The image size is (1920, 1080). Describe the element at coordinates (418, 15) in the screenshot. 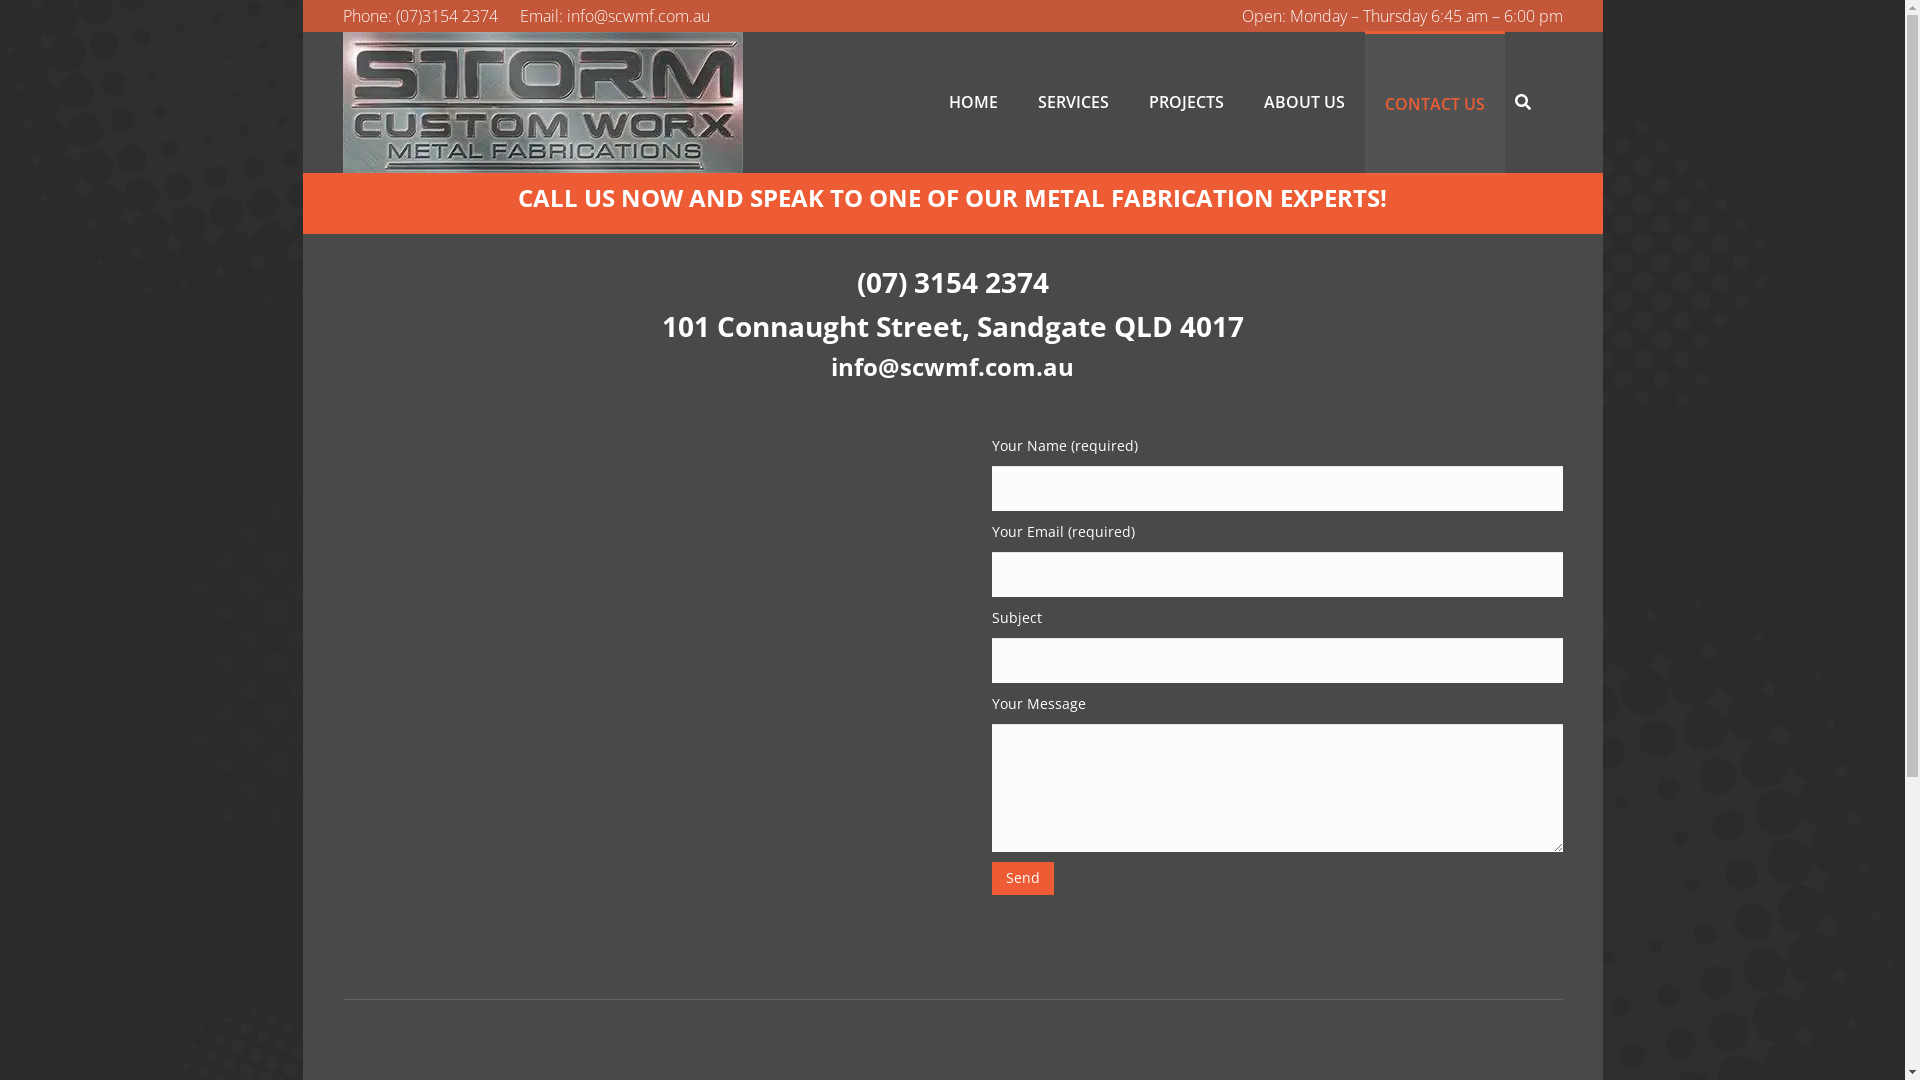

I see `'Phone: (07)3154 2374'` at that location.